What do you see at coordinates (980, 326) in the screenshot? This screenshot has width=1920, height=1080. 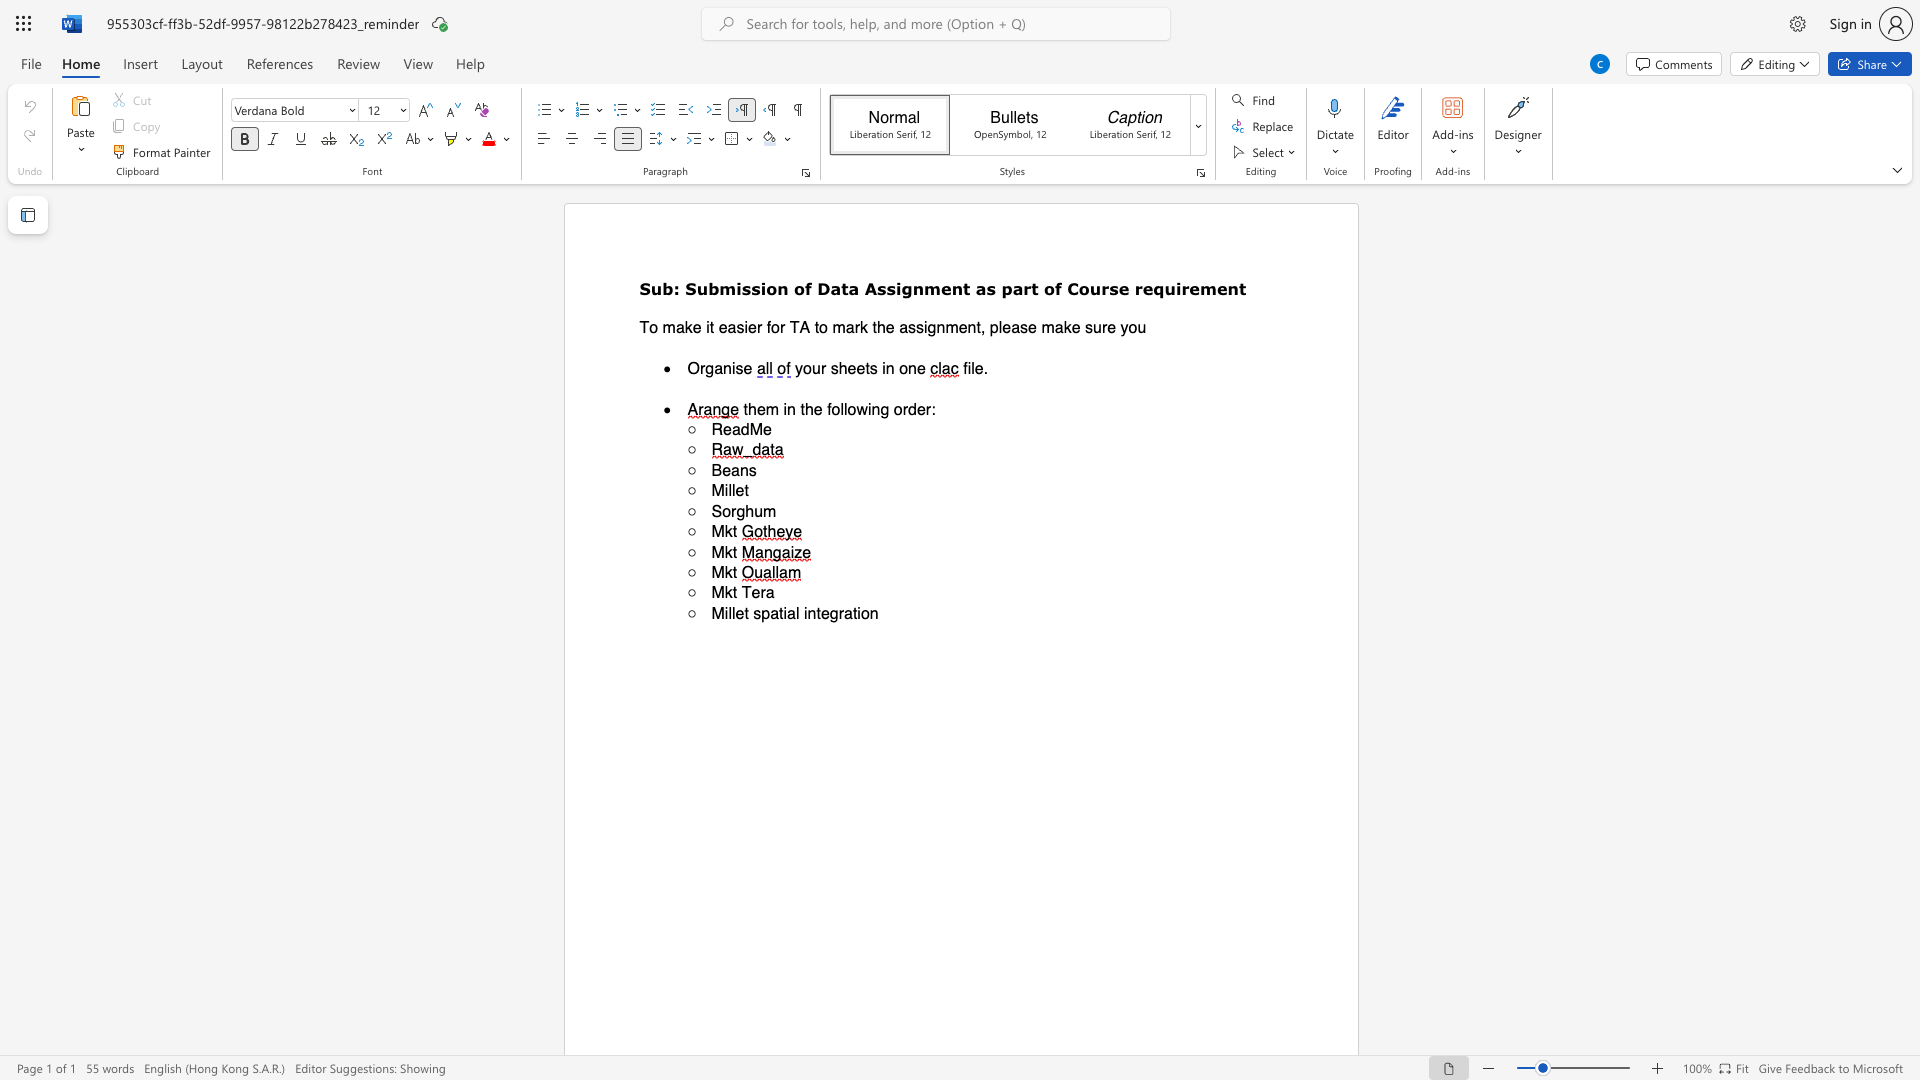 I see `the subset text ", ple" within the text "To make it easier for TA to mark the assignment, please make sure you"` at bounding box center [980, 326].